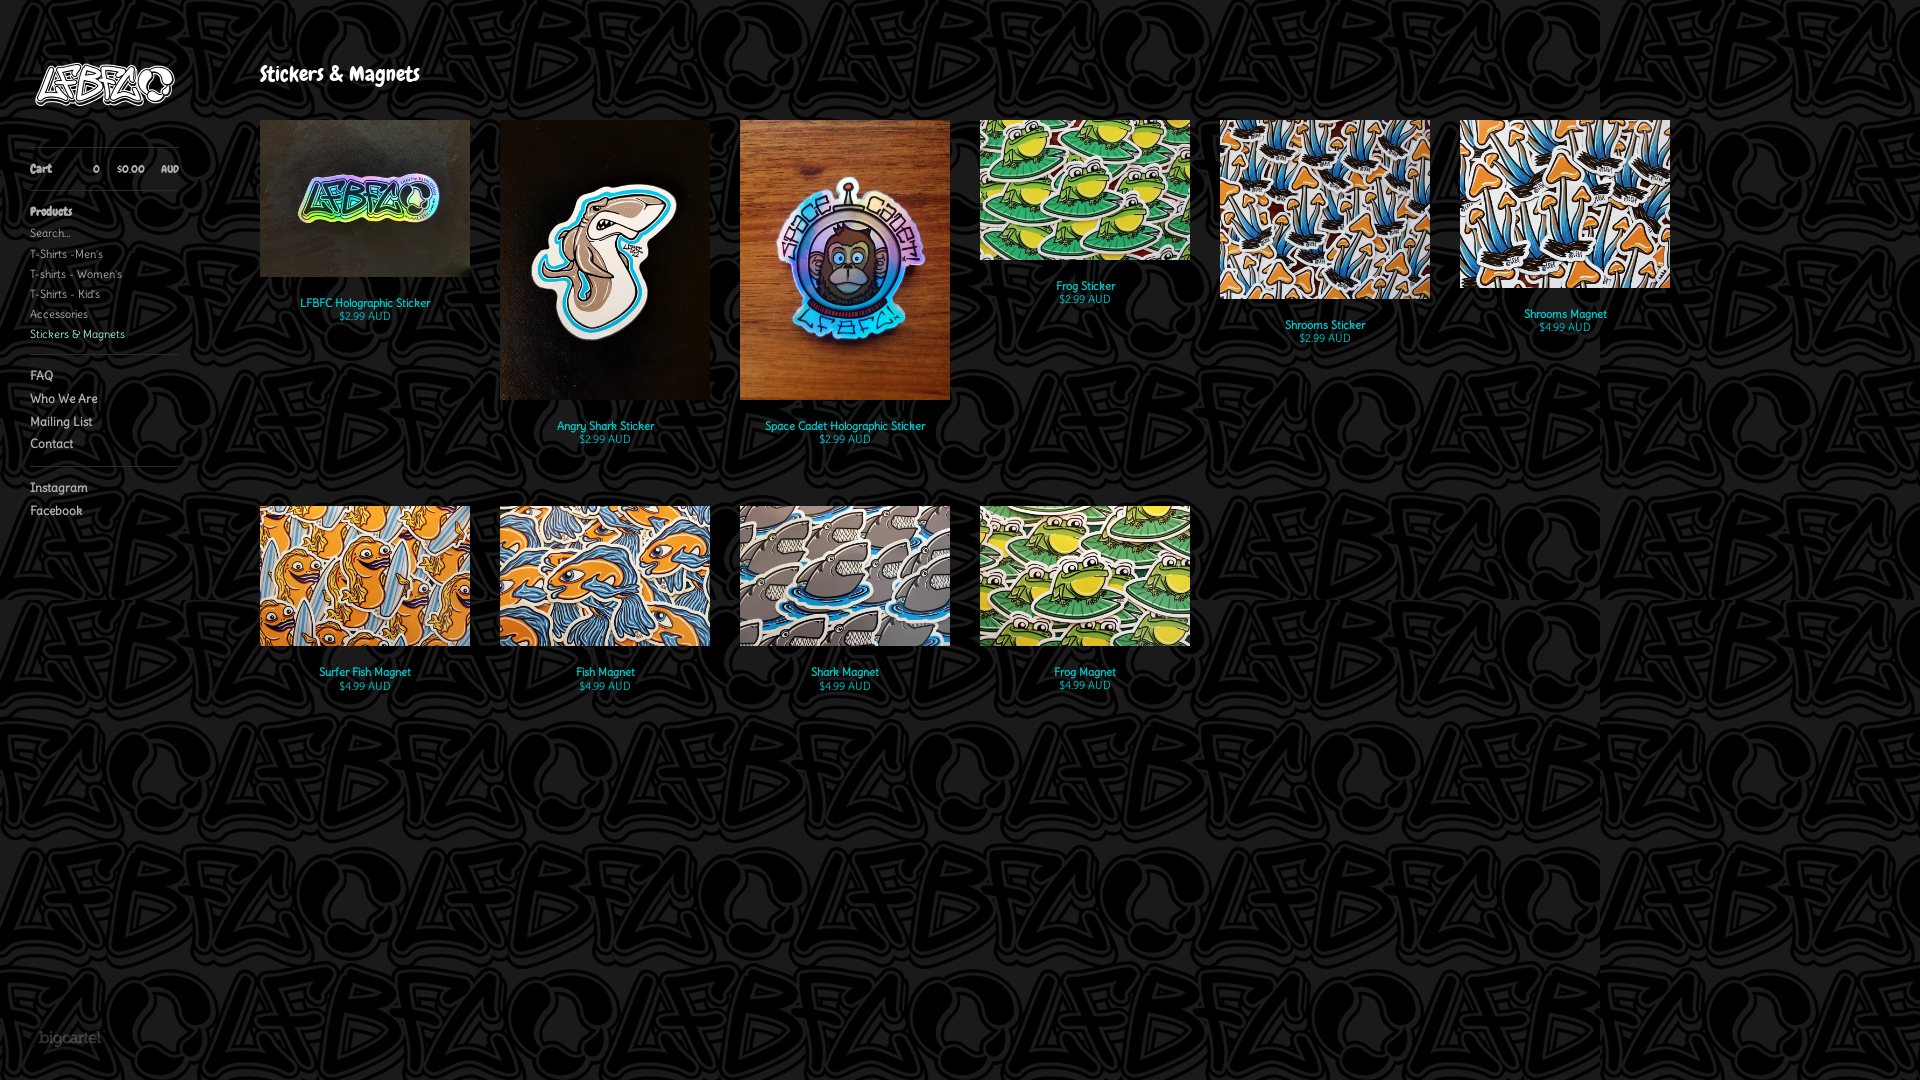  Describe the element at coordinates (844, 297) in the screenshot. I see `'Space Cadet Holographic Sticker` at that location.